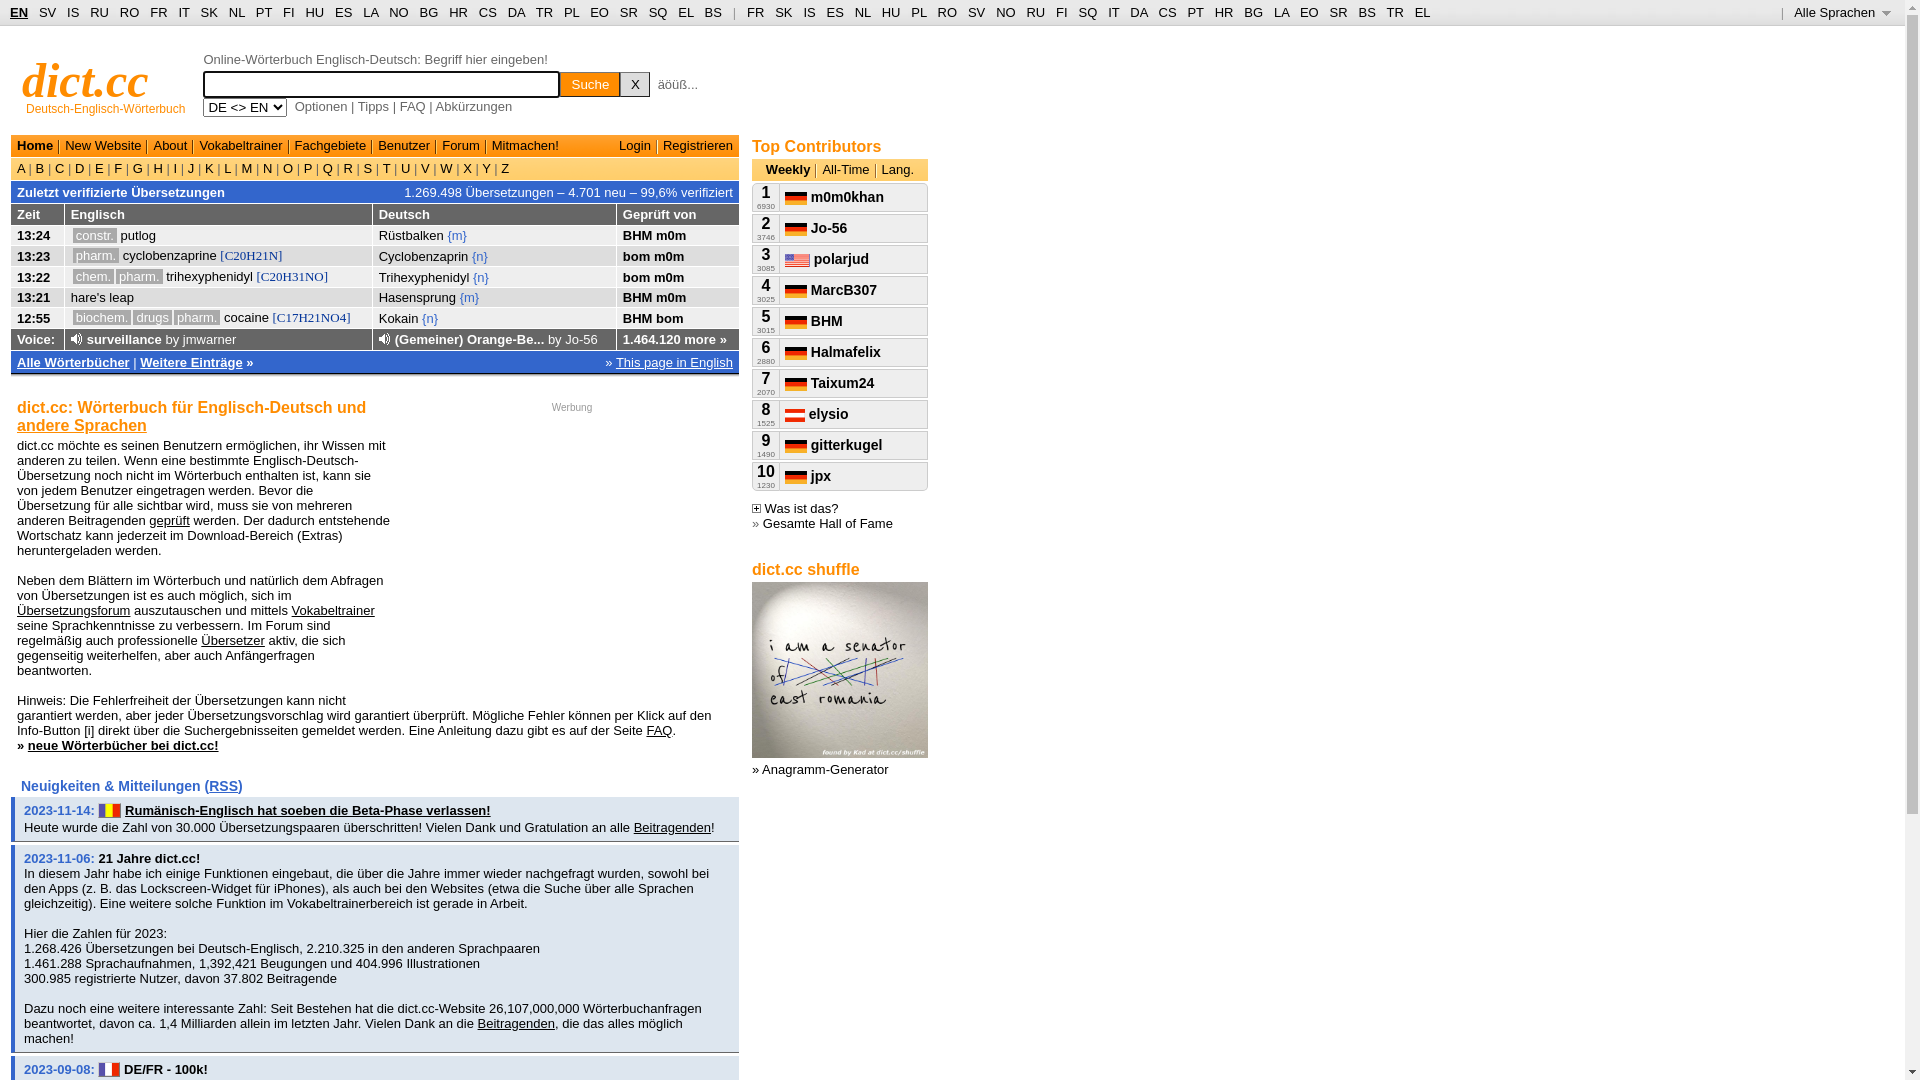  I want to click on 'm0m', so click(671, 234).